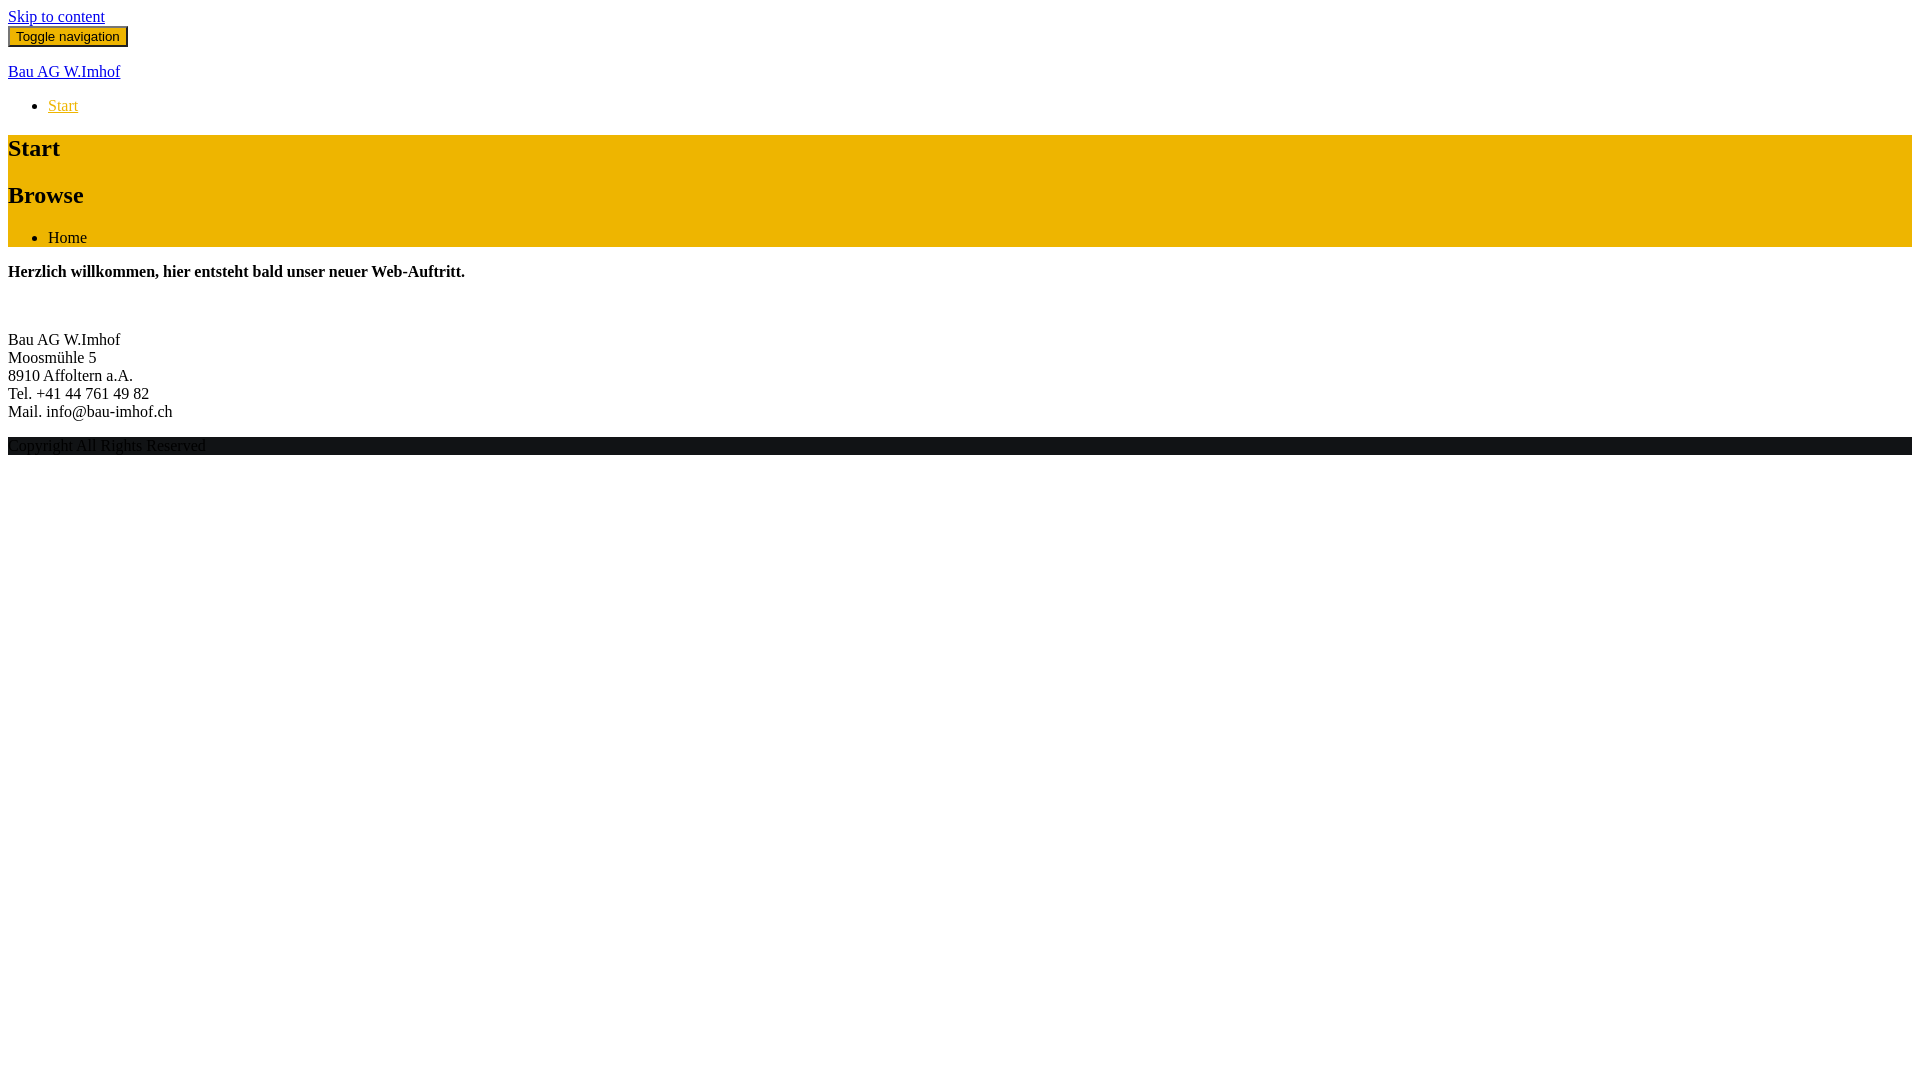  What do you see at coordinates (62, 105) in the screenshot?
I see `'Start'` at bounding box center [62, 105].